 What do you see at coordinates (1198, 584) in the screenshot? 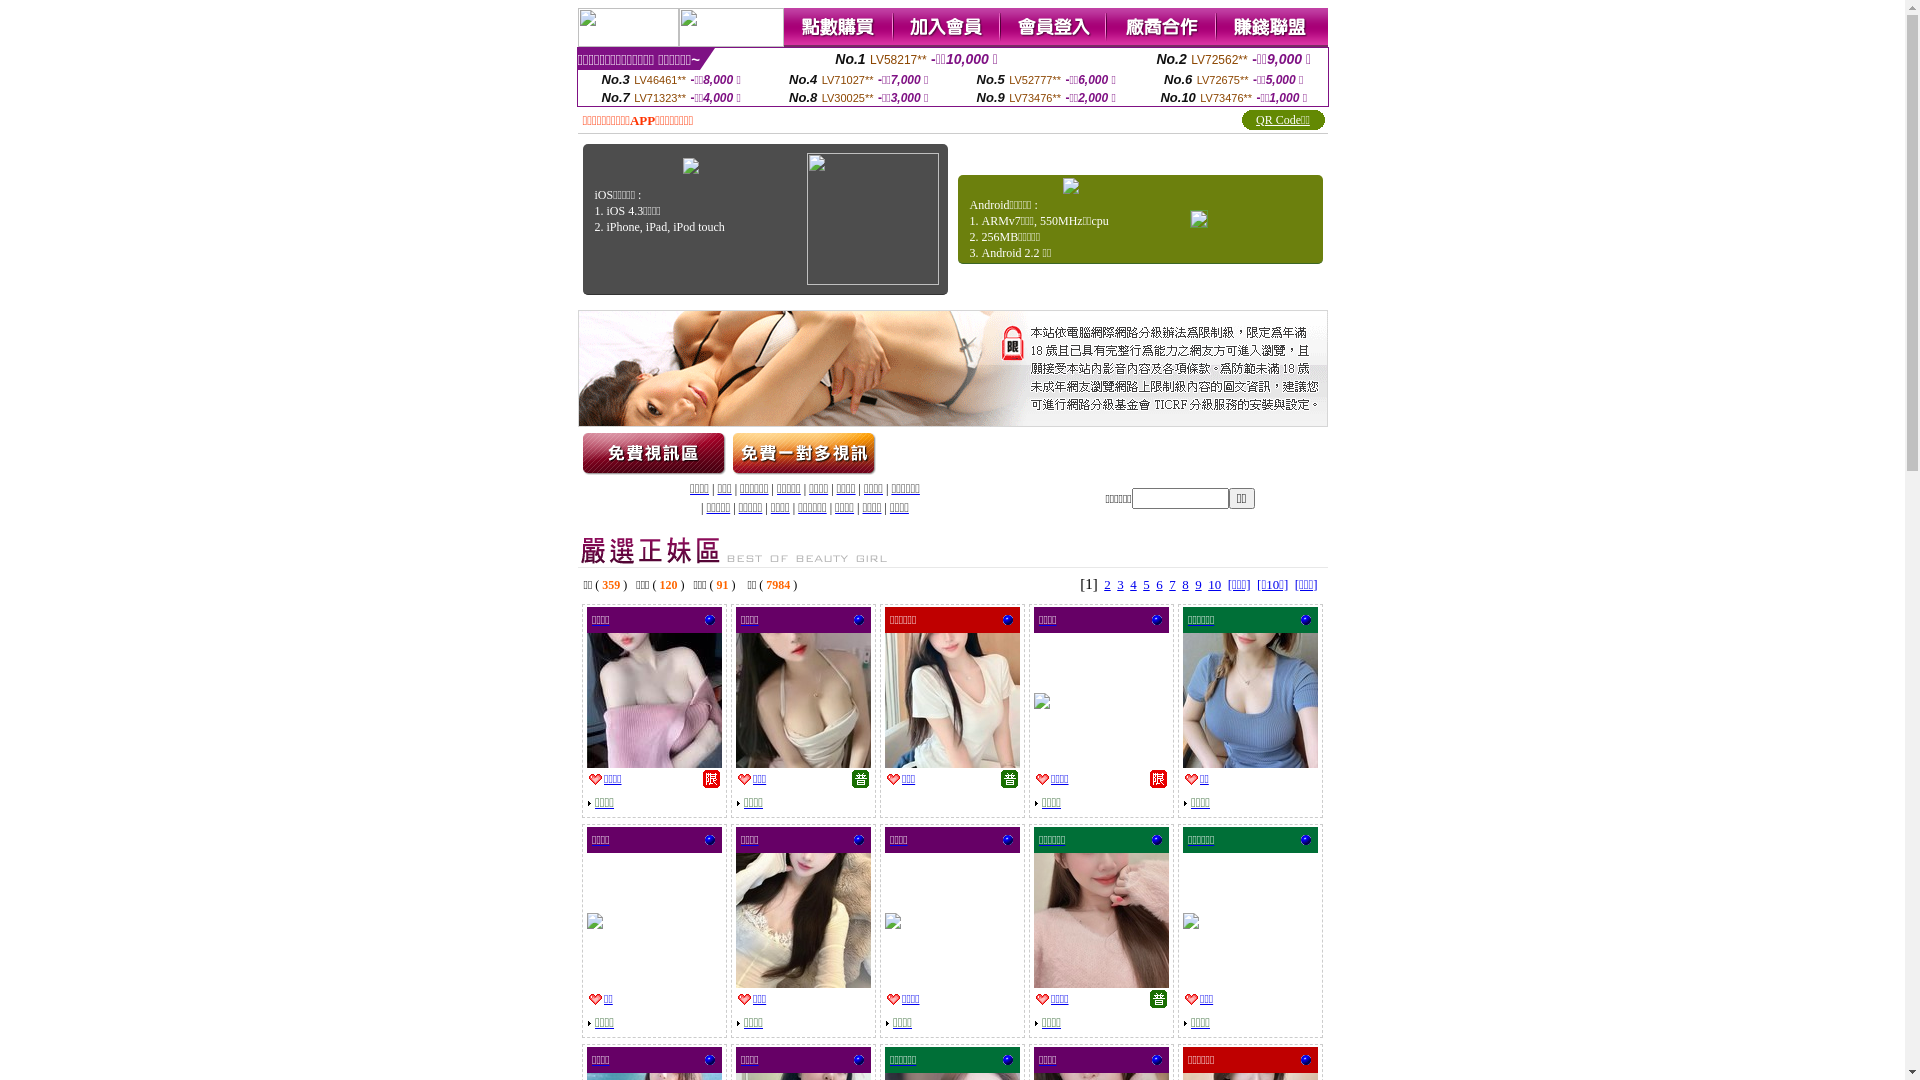
I see `'9'` at bounding box center [1198, 584].